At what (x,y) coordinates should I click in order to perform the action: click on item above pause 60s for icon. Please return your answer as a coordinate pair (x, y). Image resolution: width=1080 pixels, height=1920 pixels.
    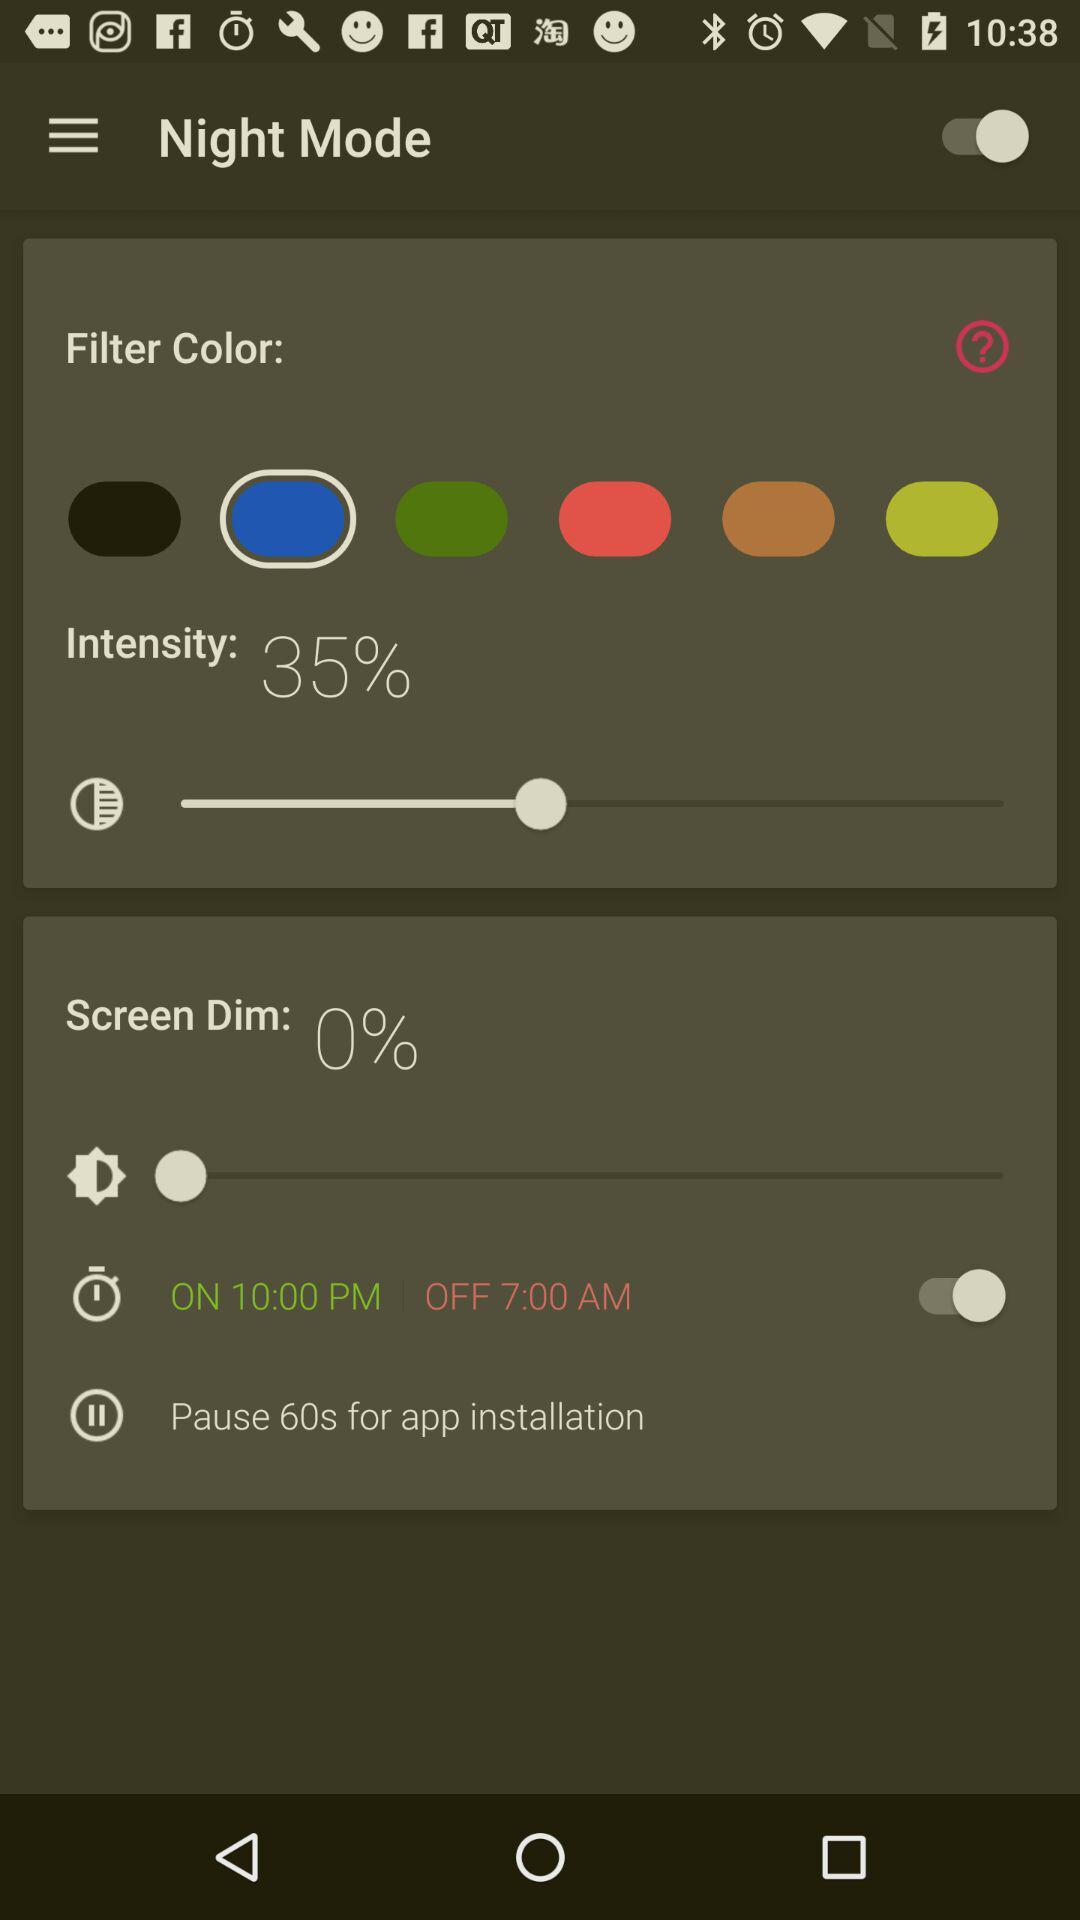
    Looking at the image, I should click on (527, 1295).